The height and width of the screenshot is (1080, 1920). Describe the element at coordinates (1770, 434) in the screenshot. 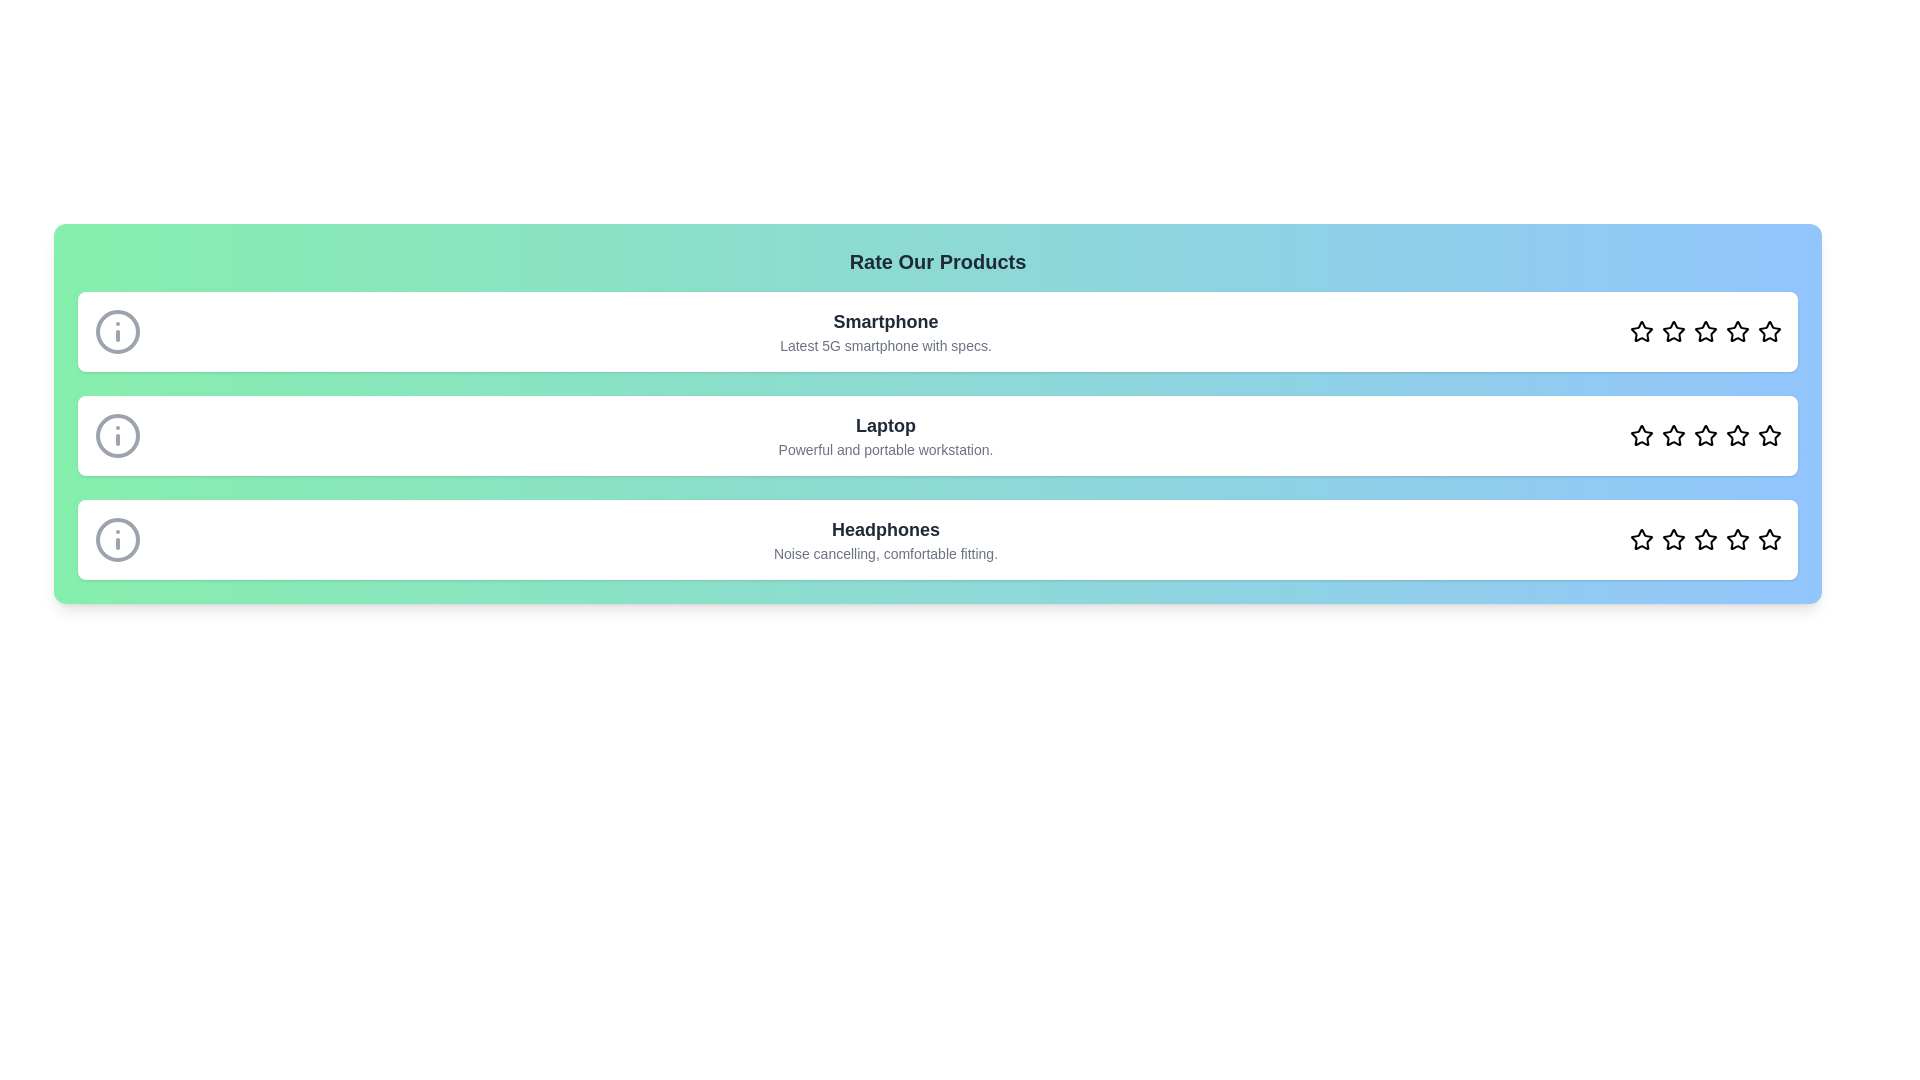

I see `the fifth star icon in the rating component for the 'Laptop' product entry` at that location.